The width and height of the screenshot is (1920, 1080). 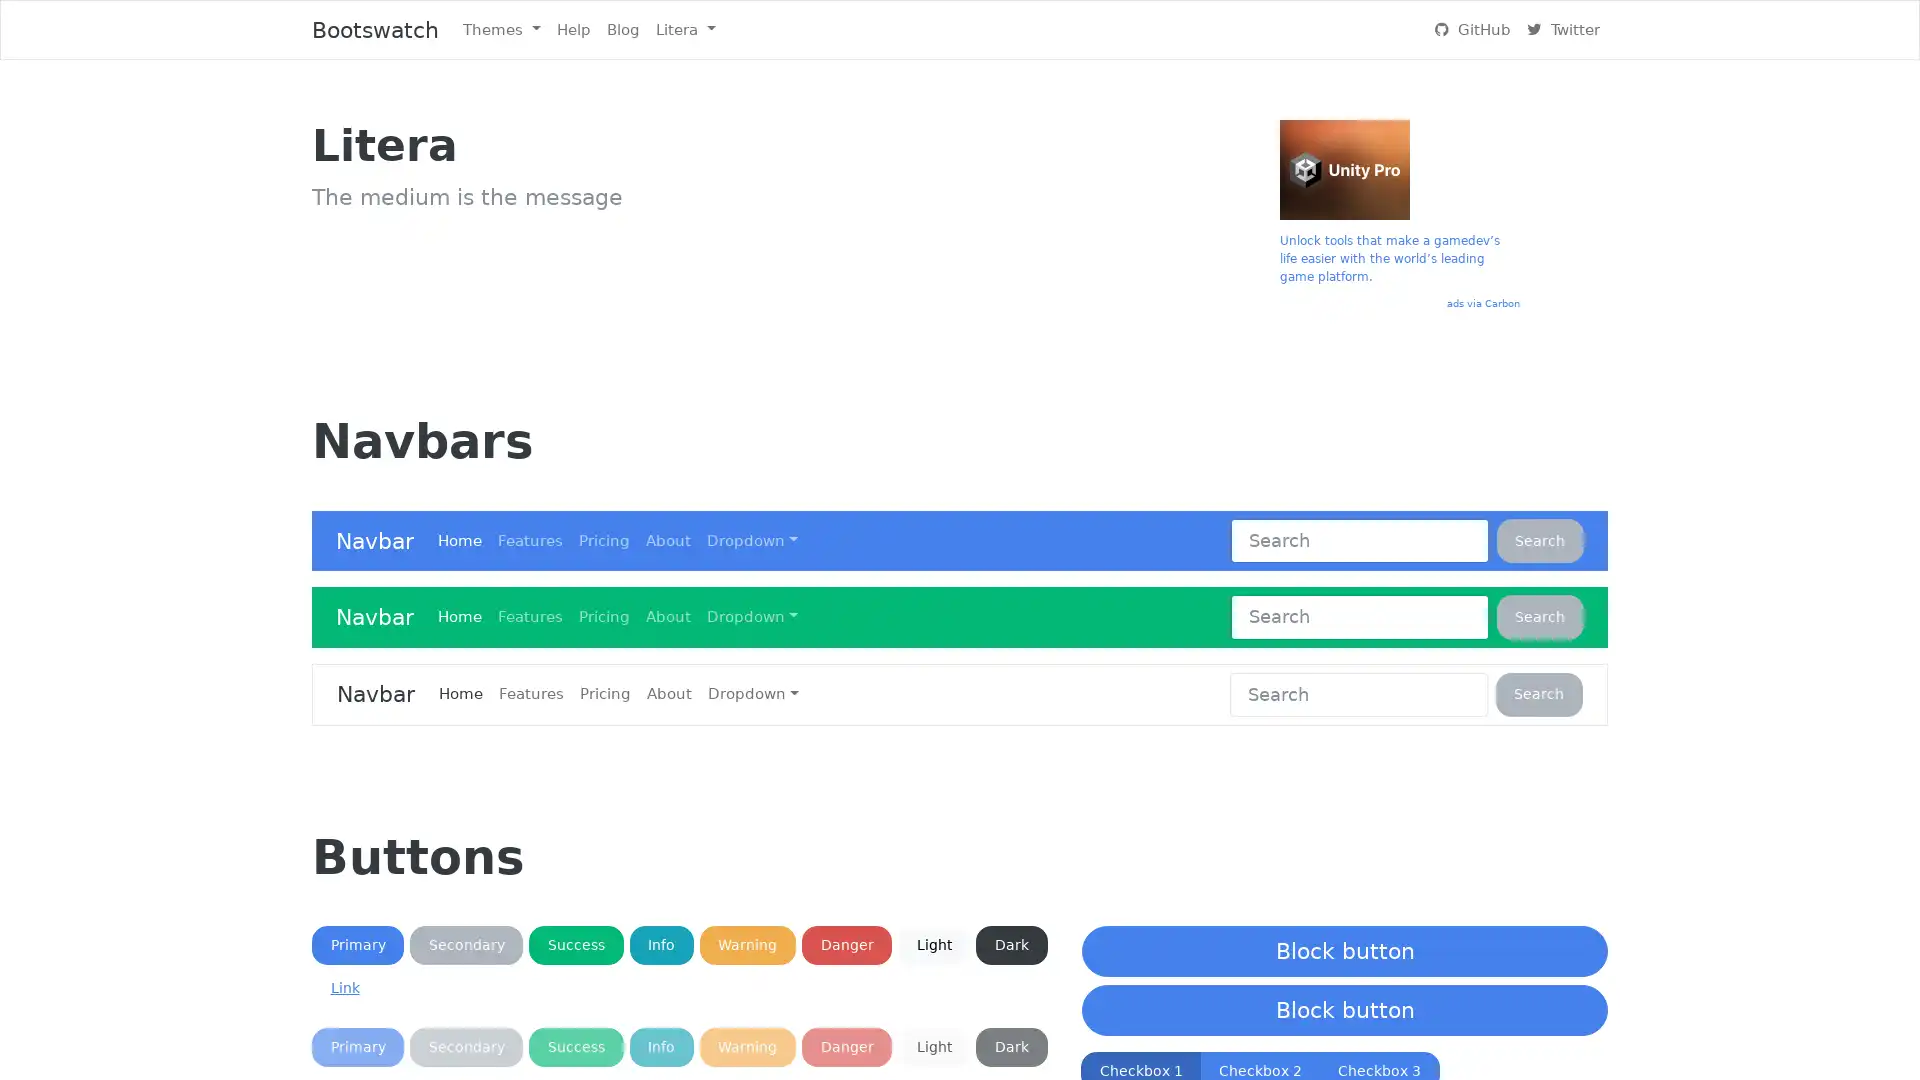 I want to click on Secondary, so click(x=465, y=1046).